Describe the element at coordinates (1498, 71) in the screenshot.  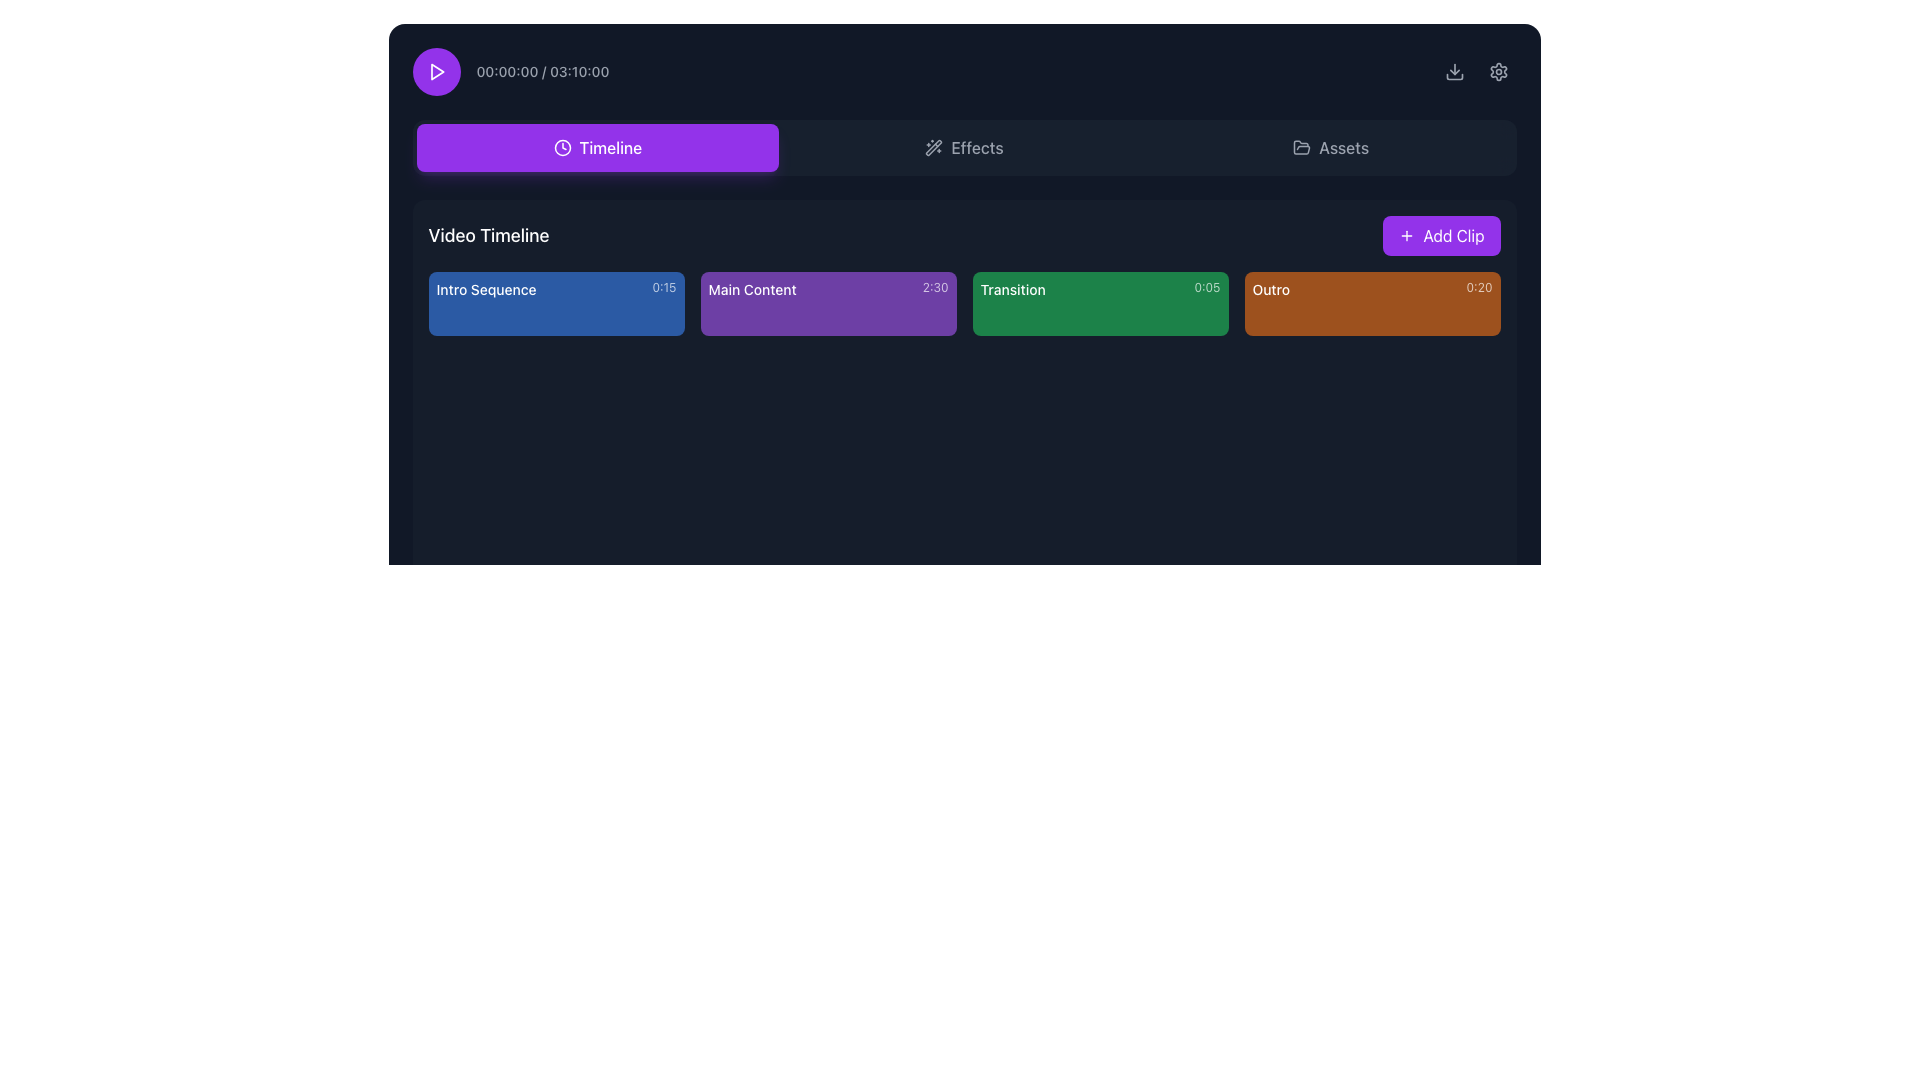
I see `the stylized gear icon located in the top-right corner of the interface` at that location.